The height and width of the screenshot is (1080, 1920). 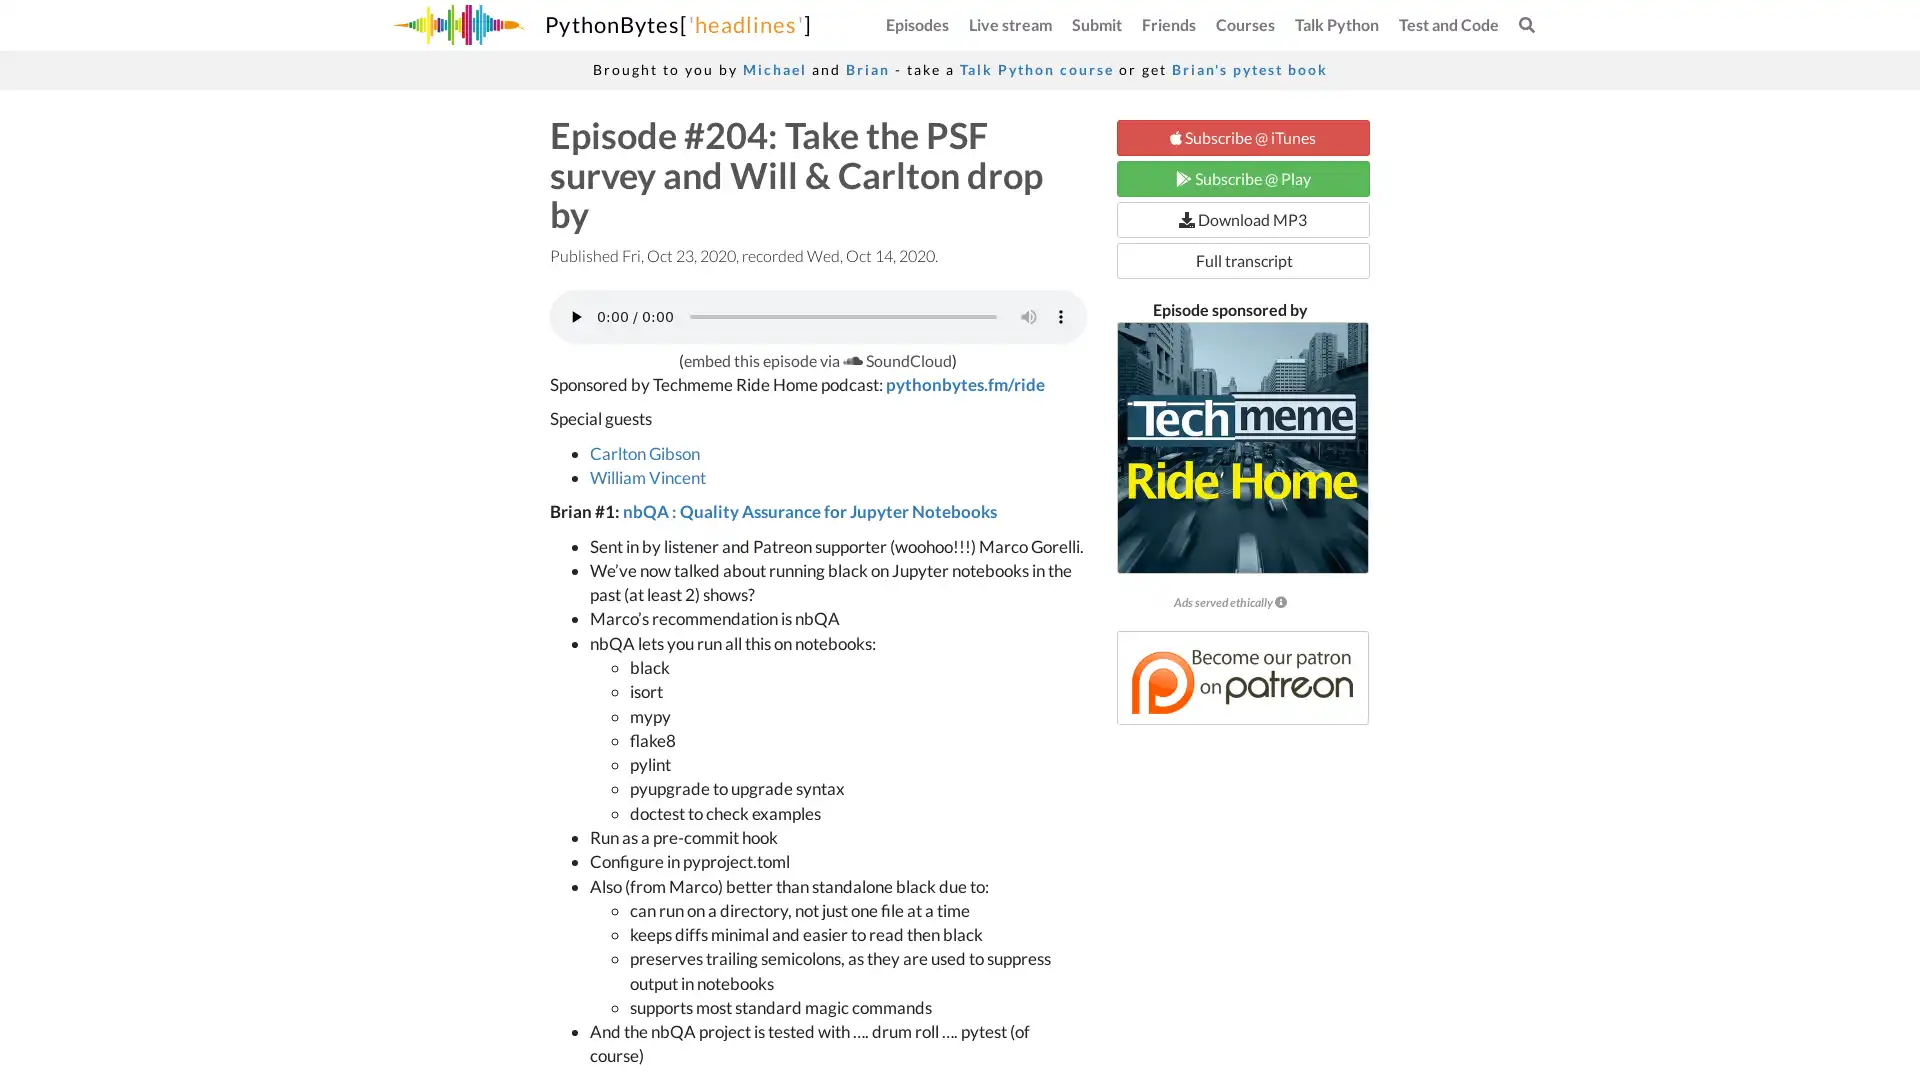 I want to click on play, so click(x=575, y=315).